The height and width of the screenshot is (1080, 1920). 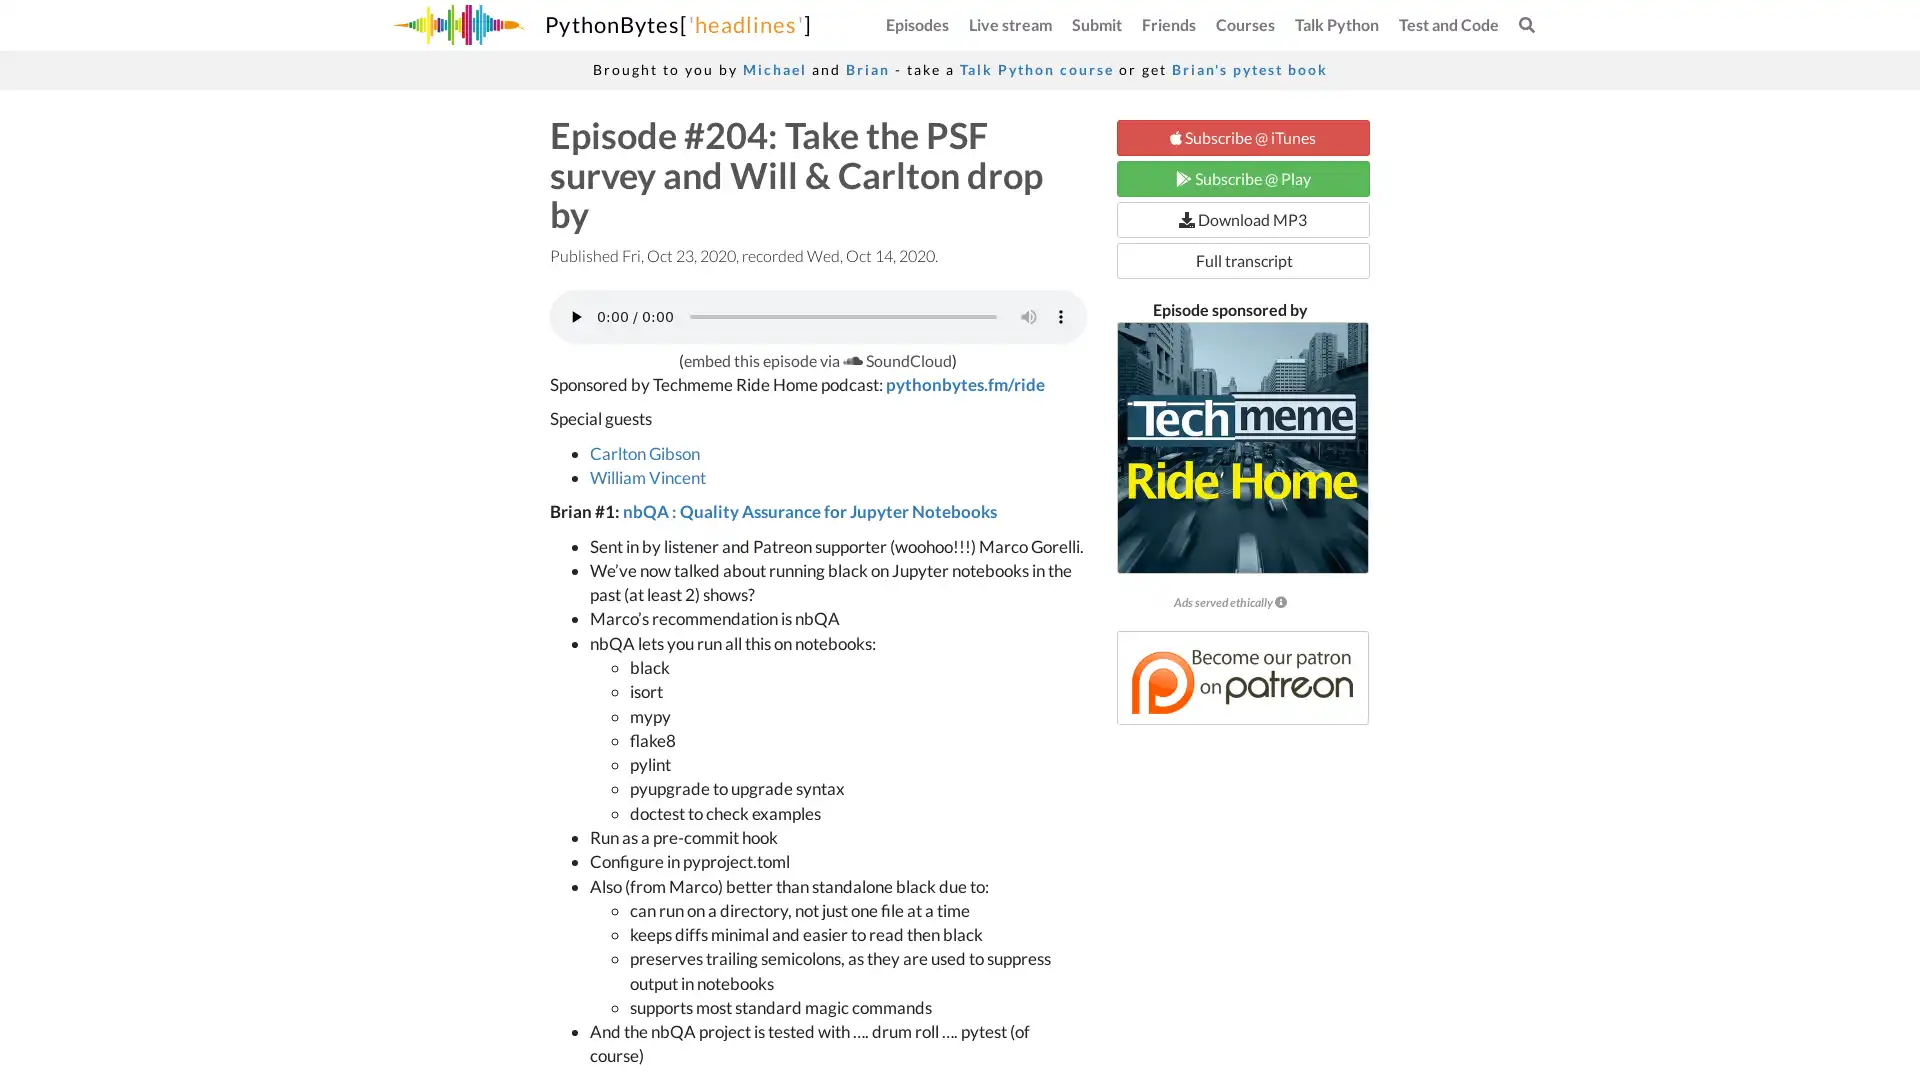 I want to click on play, so click(x=575, y=315).